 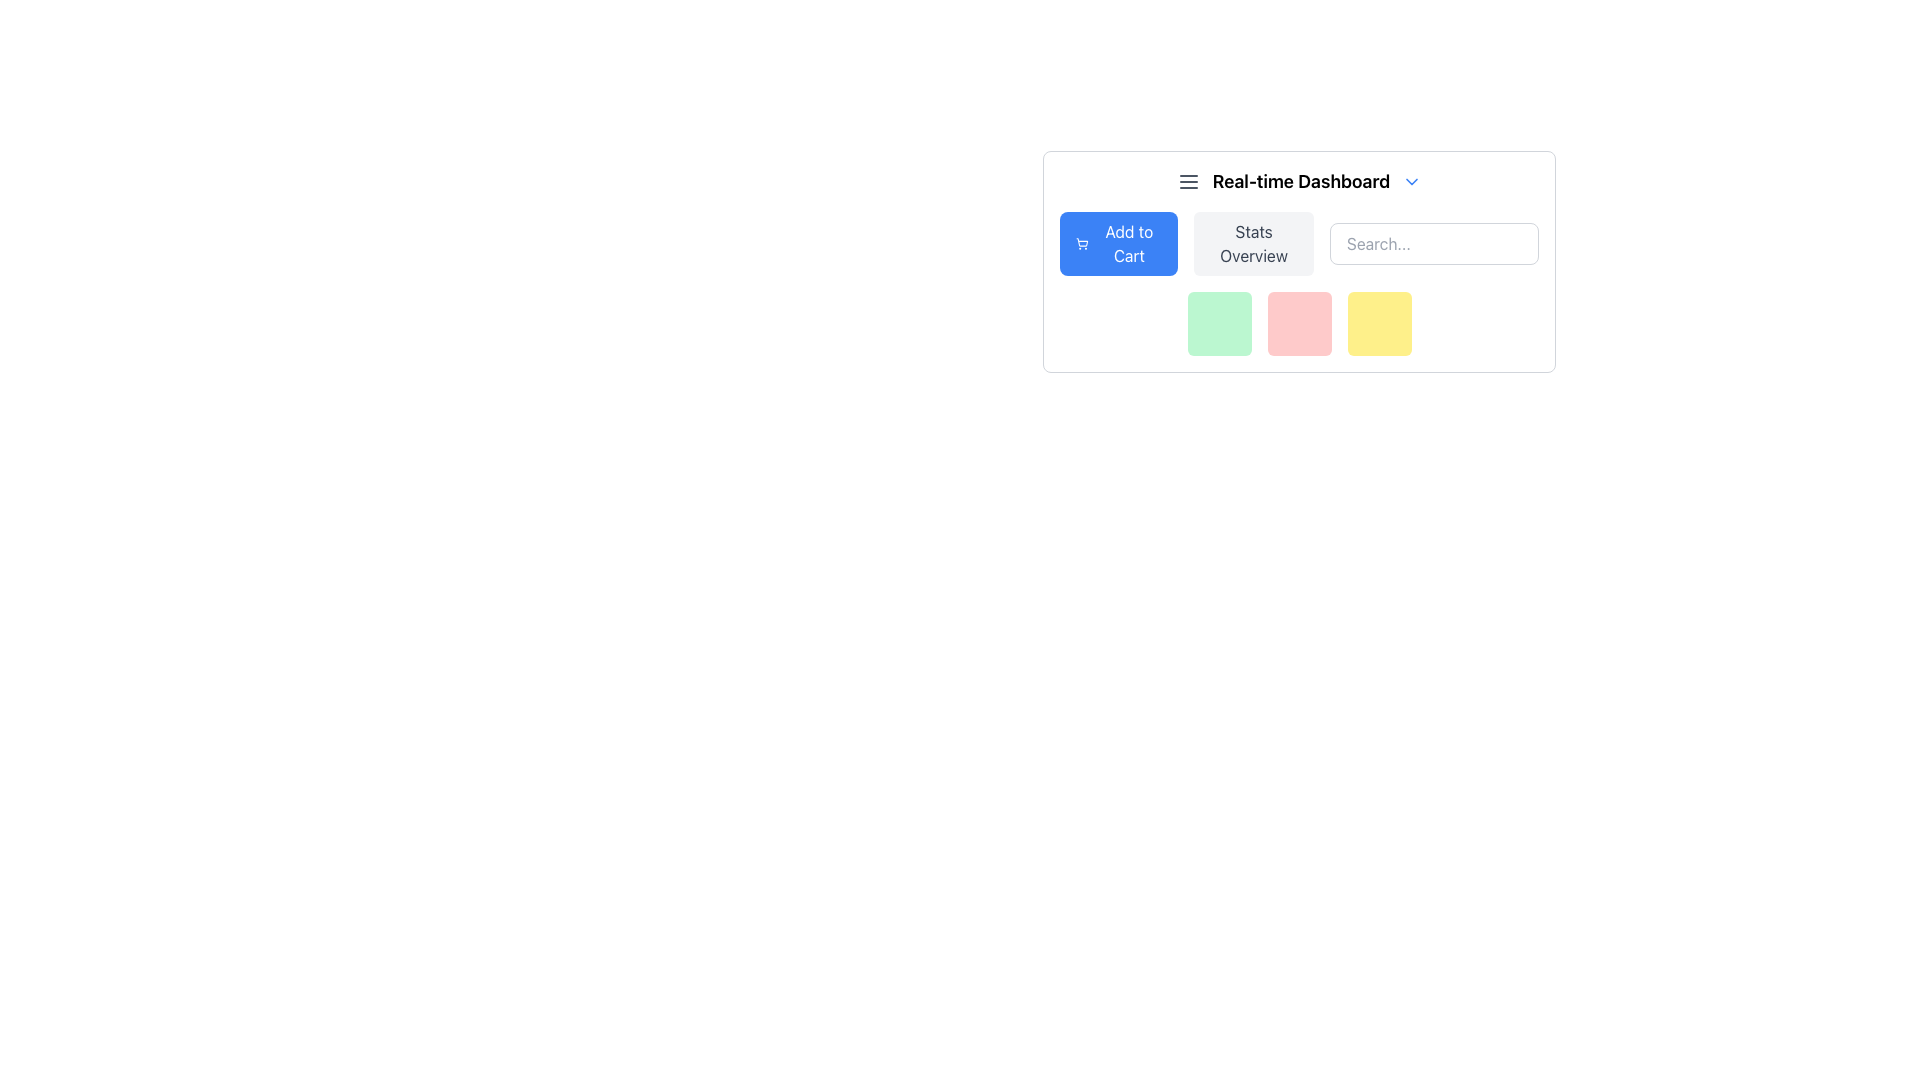 What do you see at coordinates (1299, 323) in the screenshot?
I see `the middle decorative box in the row of three colored squares within the 'Real-time Dashboard' section, located below the 'Add to Cart' and 'Stats Overview' buttons` at bounding box center [1299, 323].